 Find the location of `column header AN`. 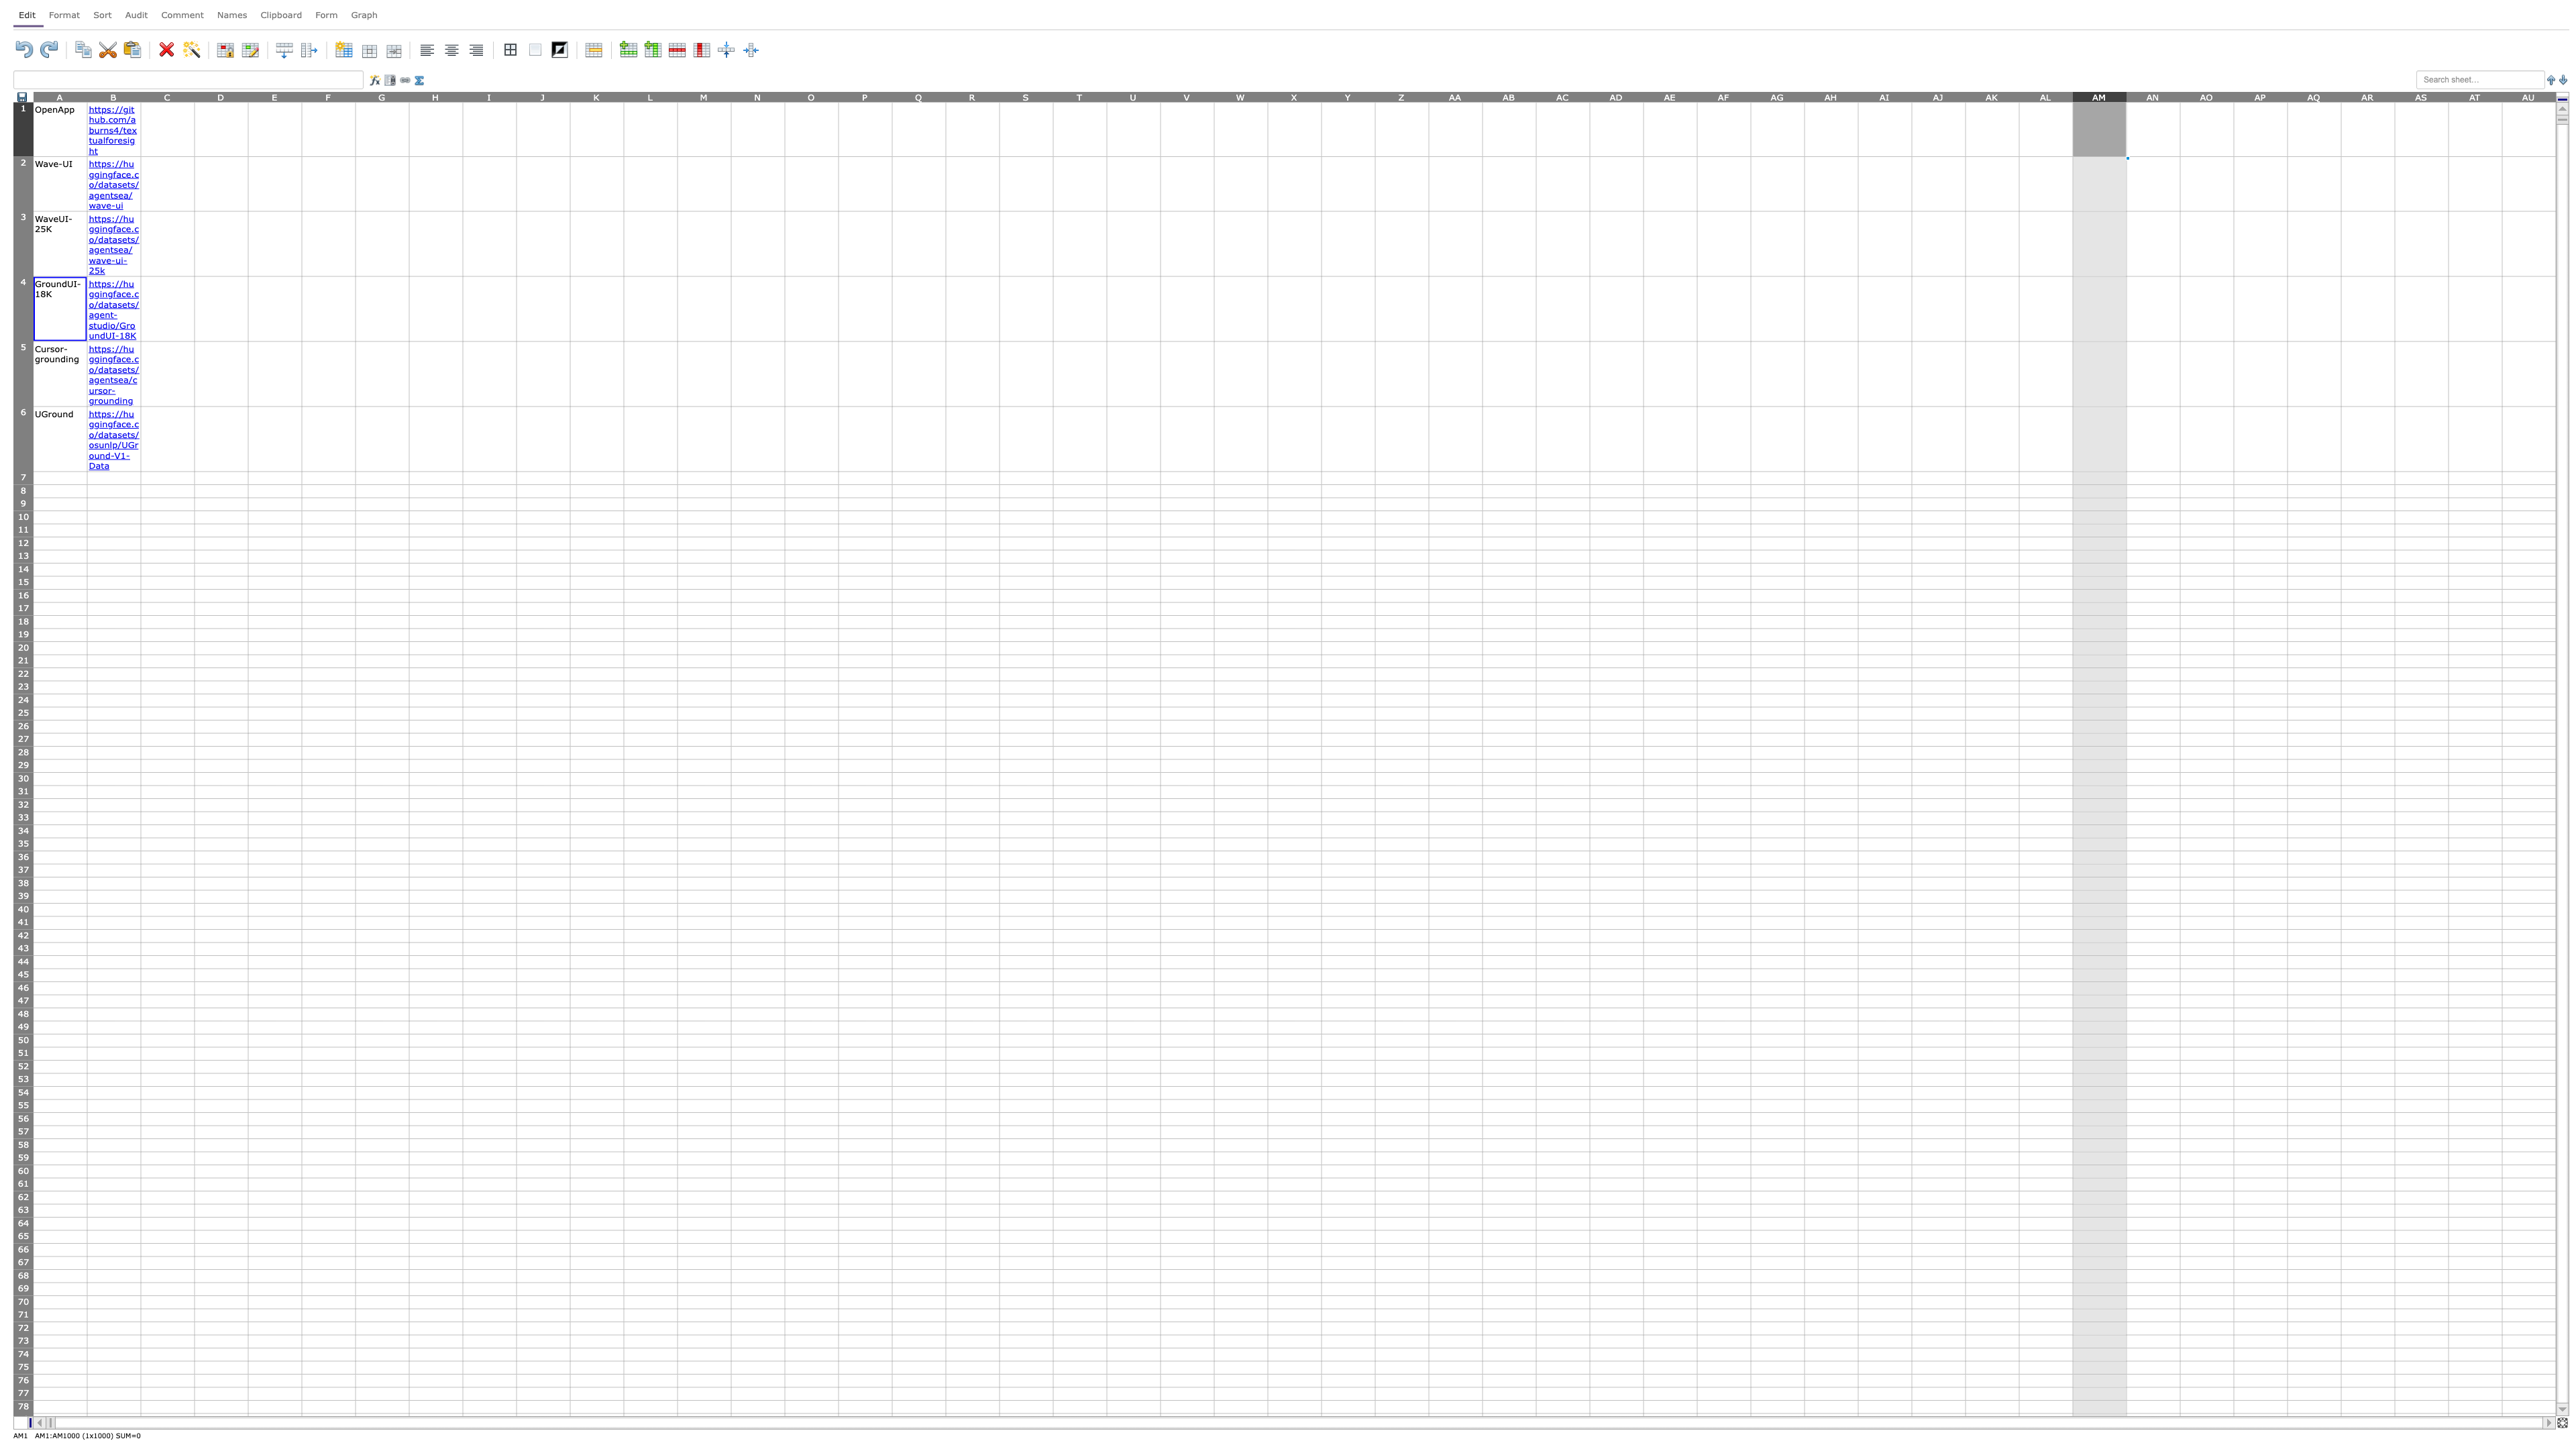

column header AN is located at coordinates (2152, 95).